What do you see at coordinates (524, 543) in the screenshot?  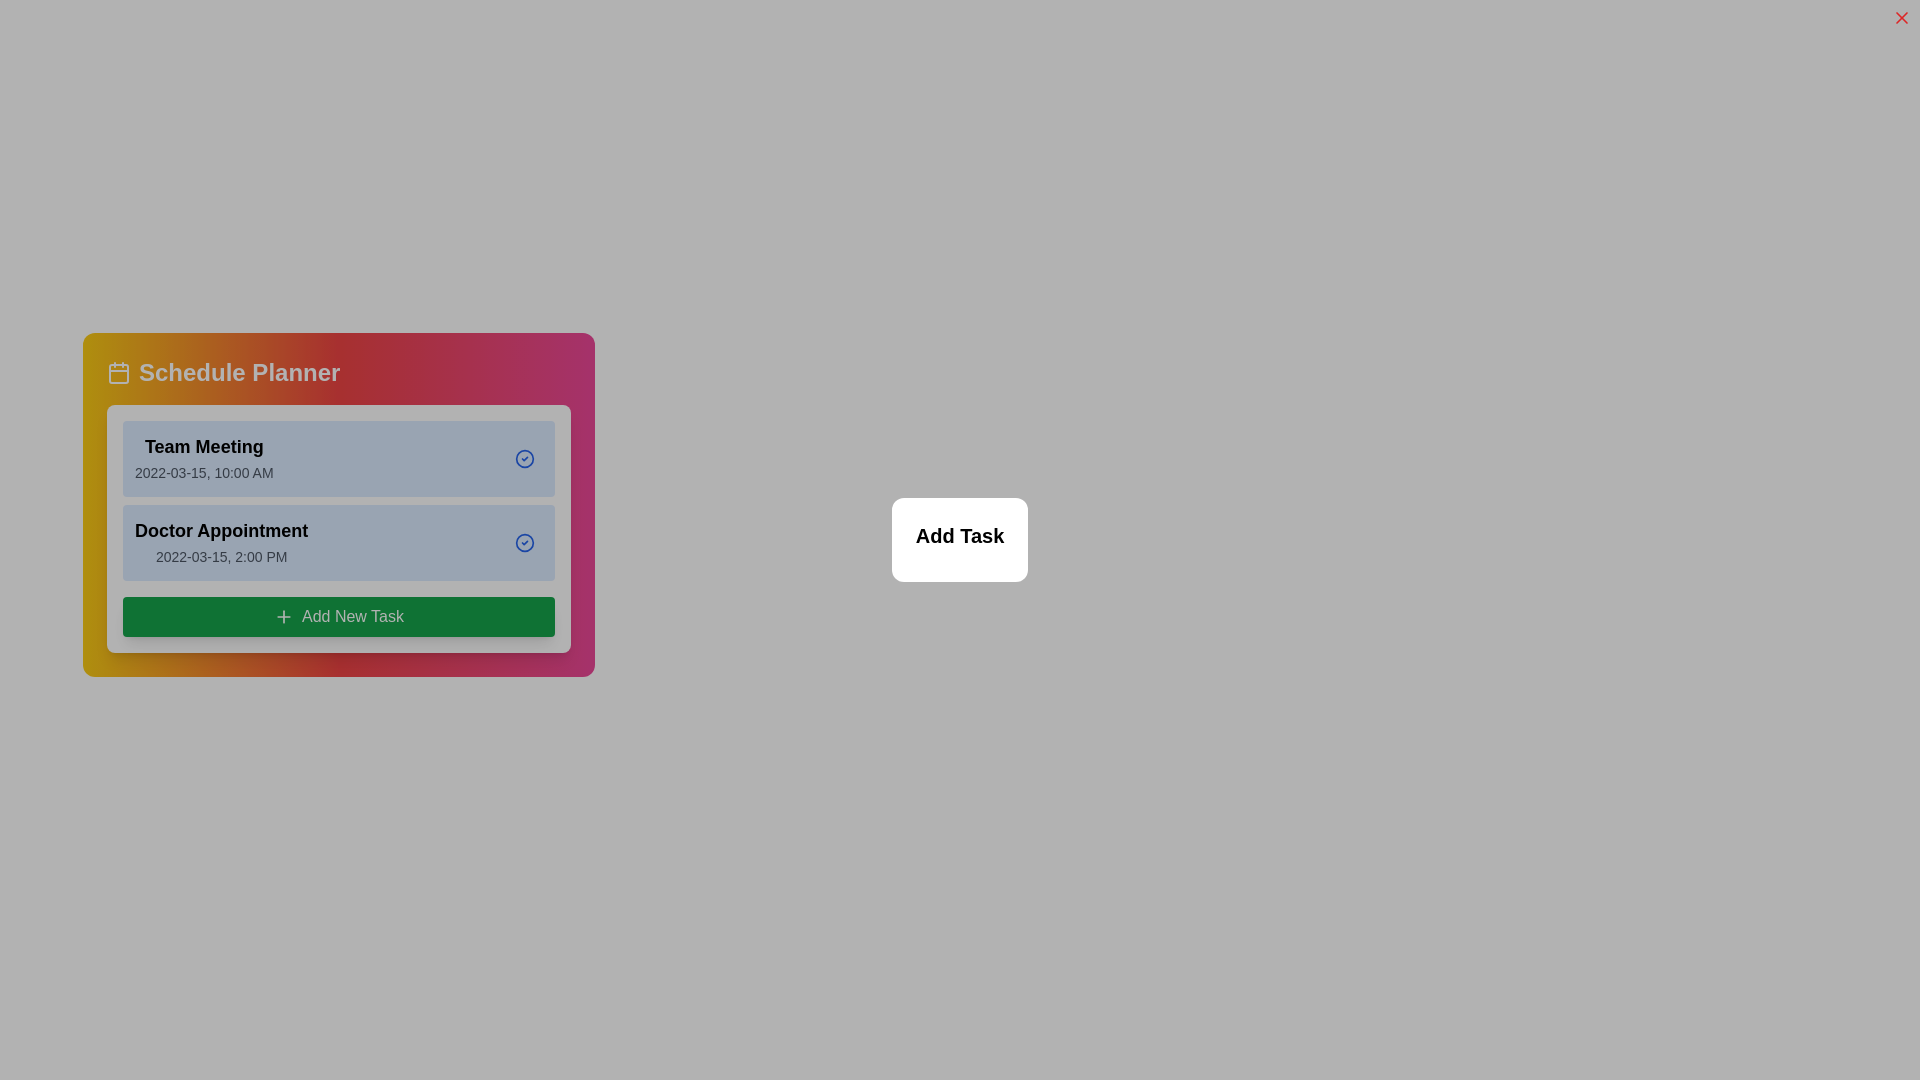 I see `the circular graphical icon within the 'Doctor Appointment' task block in the 'Schedule Planner'` at bounding box center [524, 543].